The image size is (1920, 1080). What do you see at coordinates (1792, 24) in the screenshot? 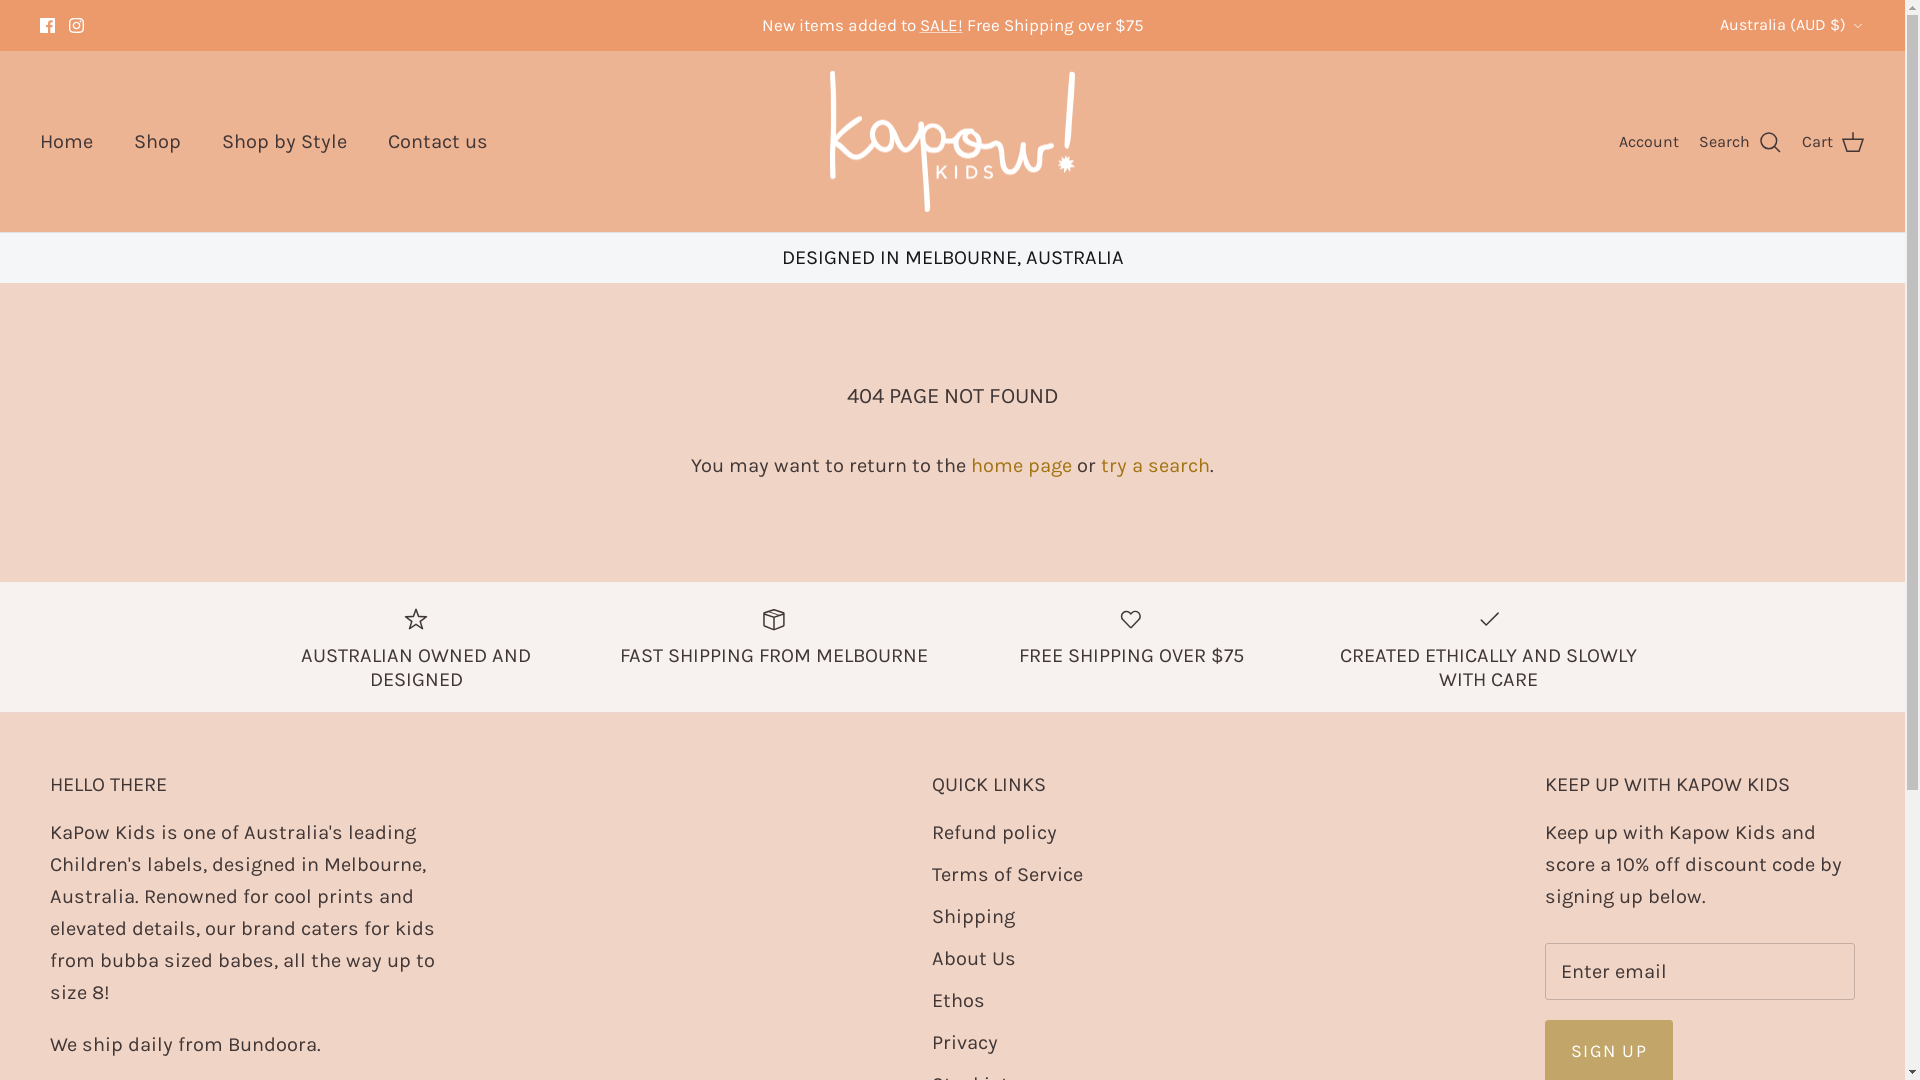
I see `'Australia (AUD $)` at bounding box center [1792, 24].